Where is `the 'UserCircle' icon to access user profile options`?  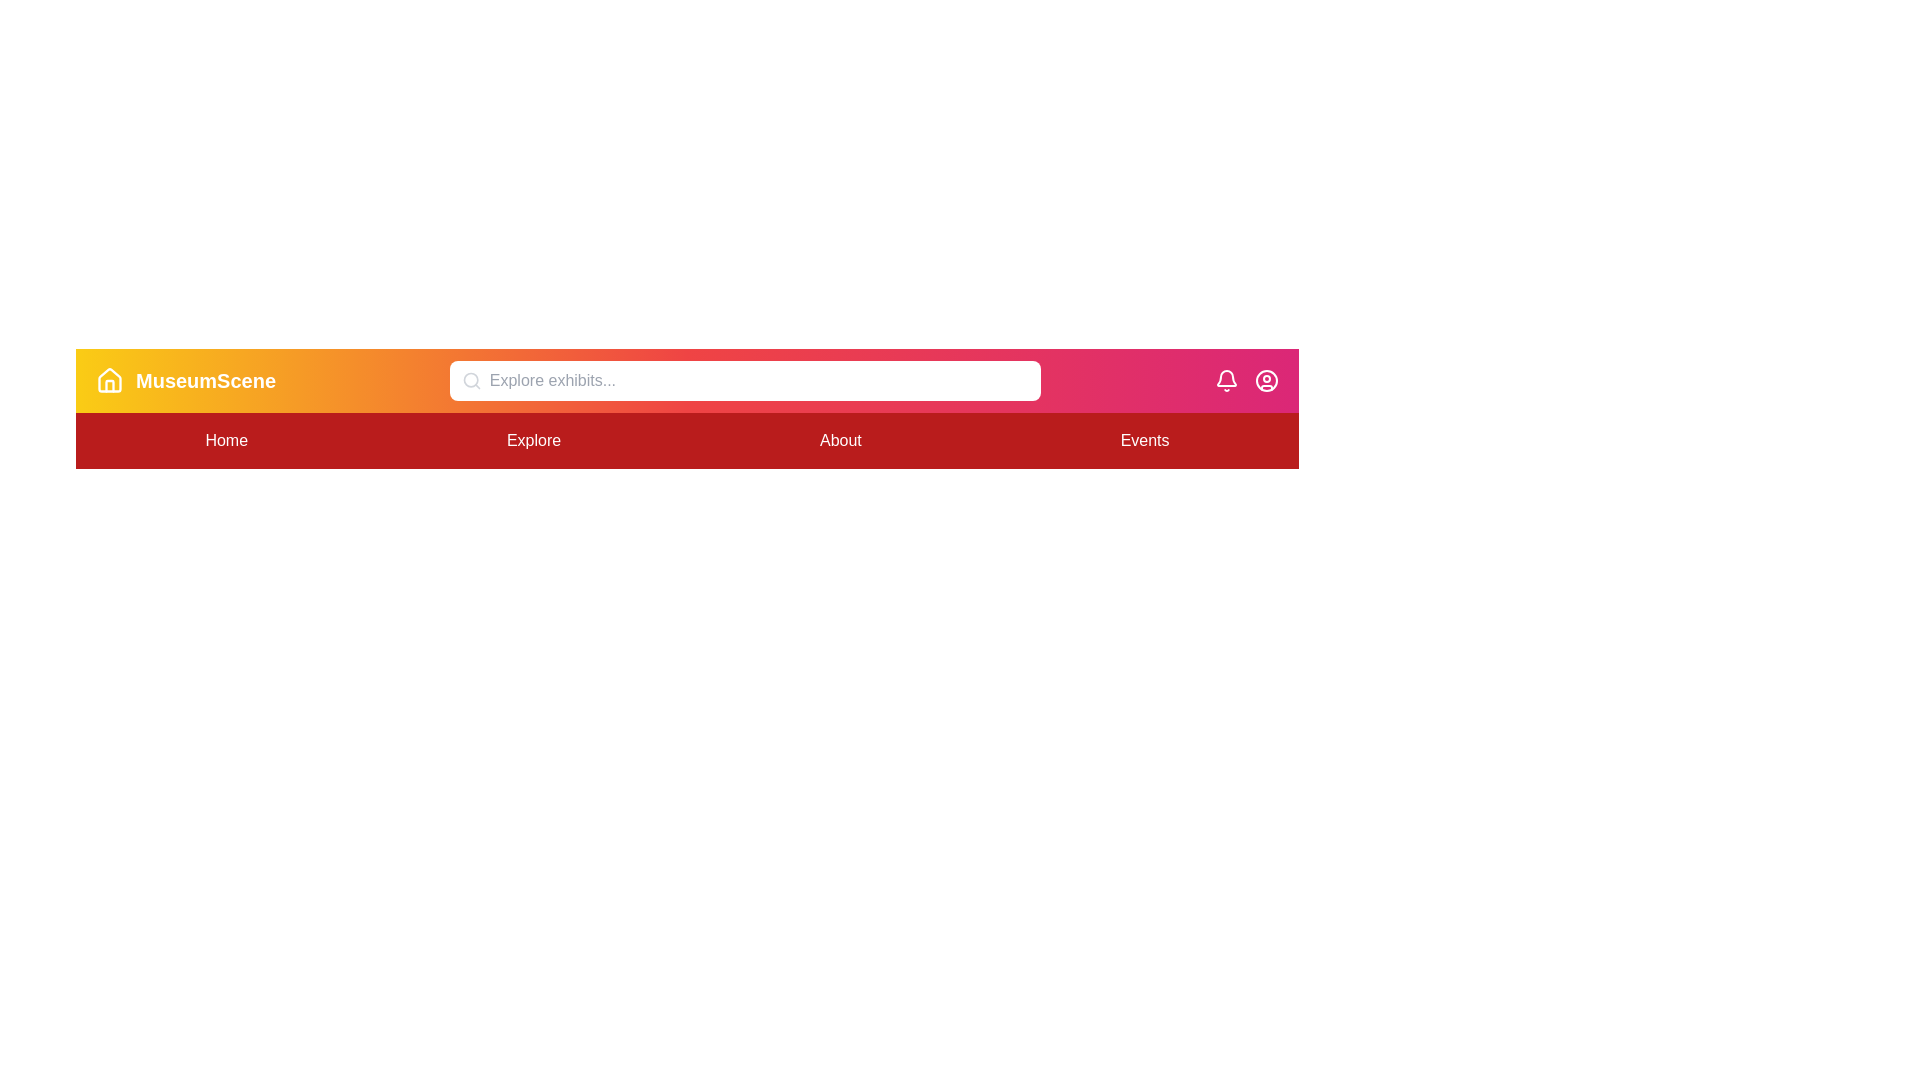 the 'UserCircle' icon to access user profile options is located at coordinates (1266, 381).